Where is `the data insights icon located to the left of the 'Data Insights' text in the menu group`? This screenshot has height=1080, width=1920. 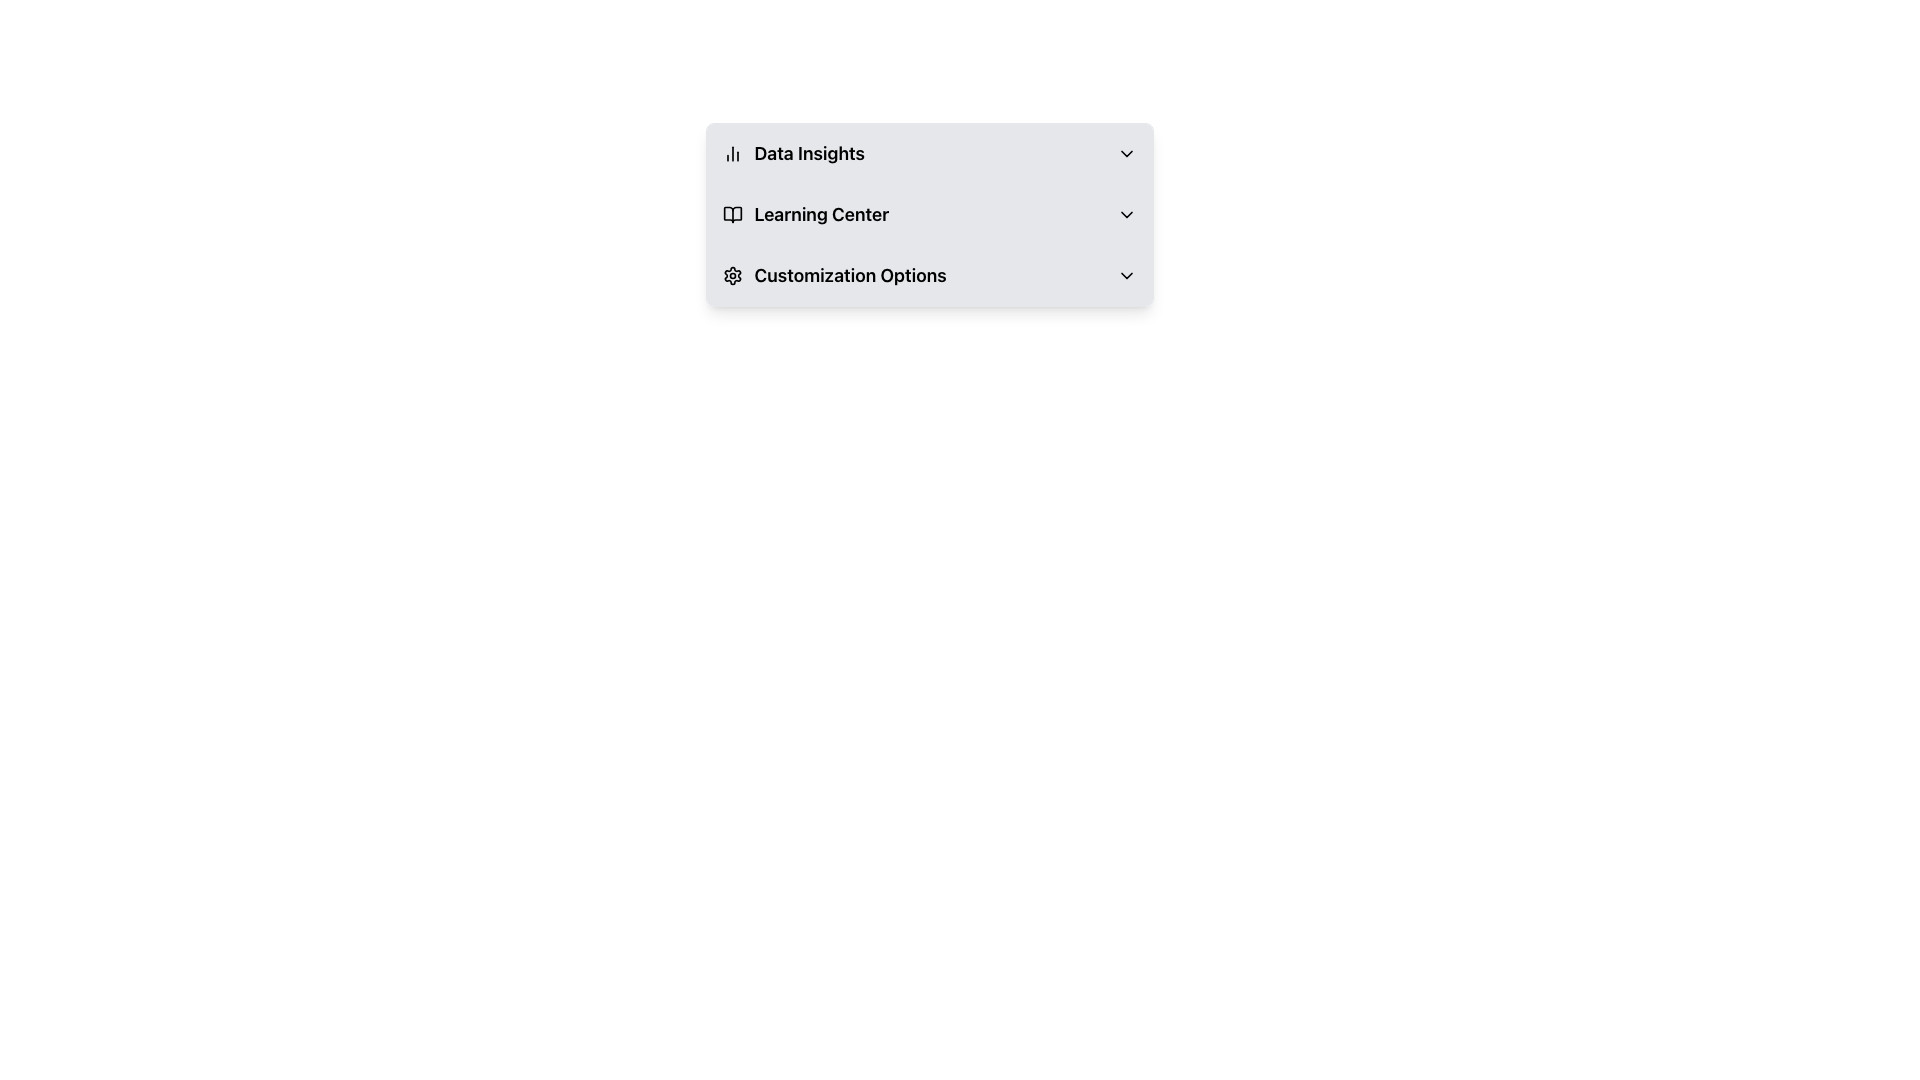 the data insights icon located to the left of the 'Data Insights' text in the menu group is located at coordinates (731, 153).